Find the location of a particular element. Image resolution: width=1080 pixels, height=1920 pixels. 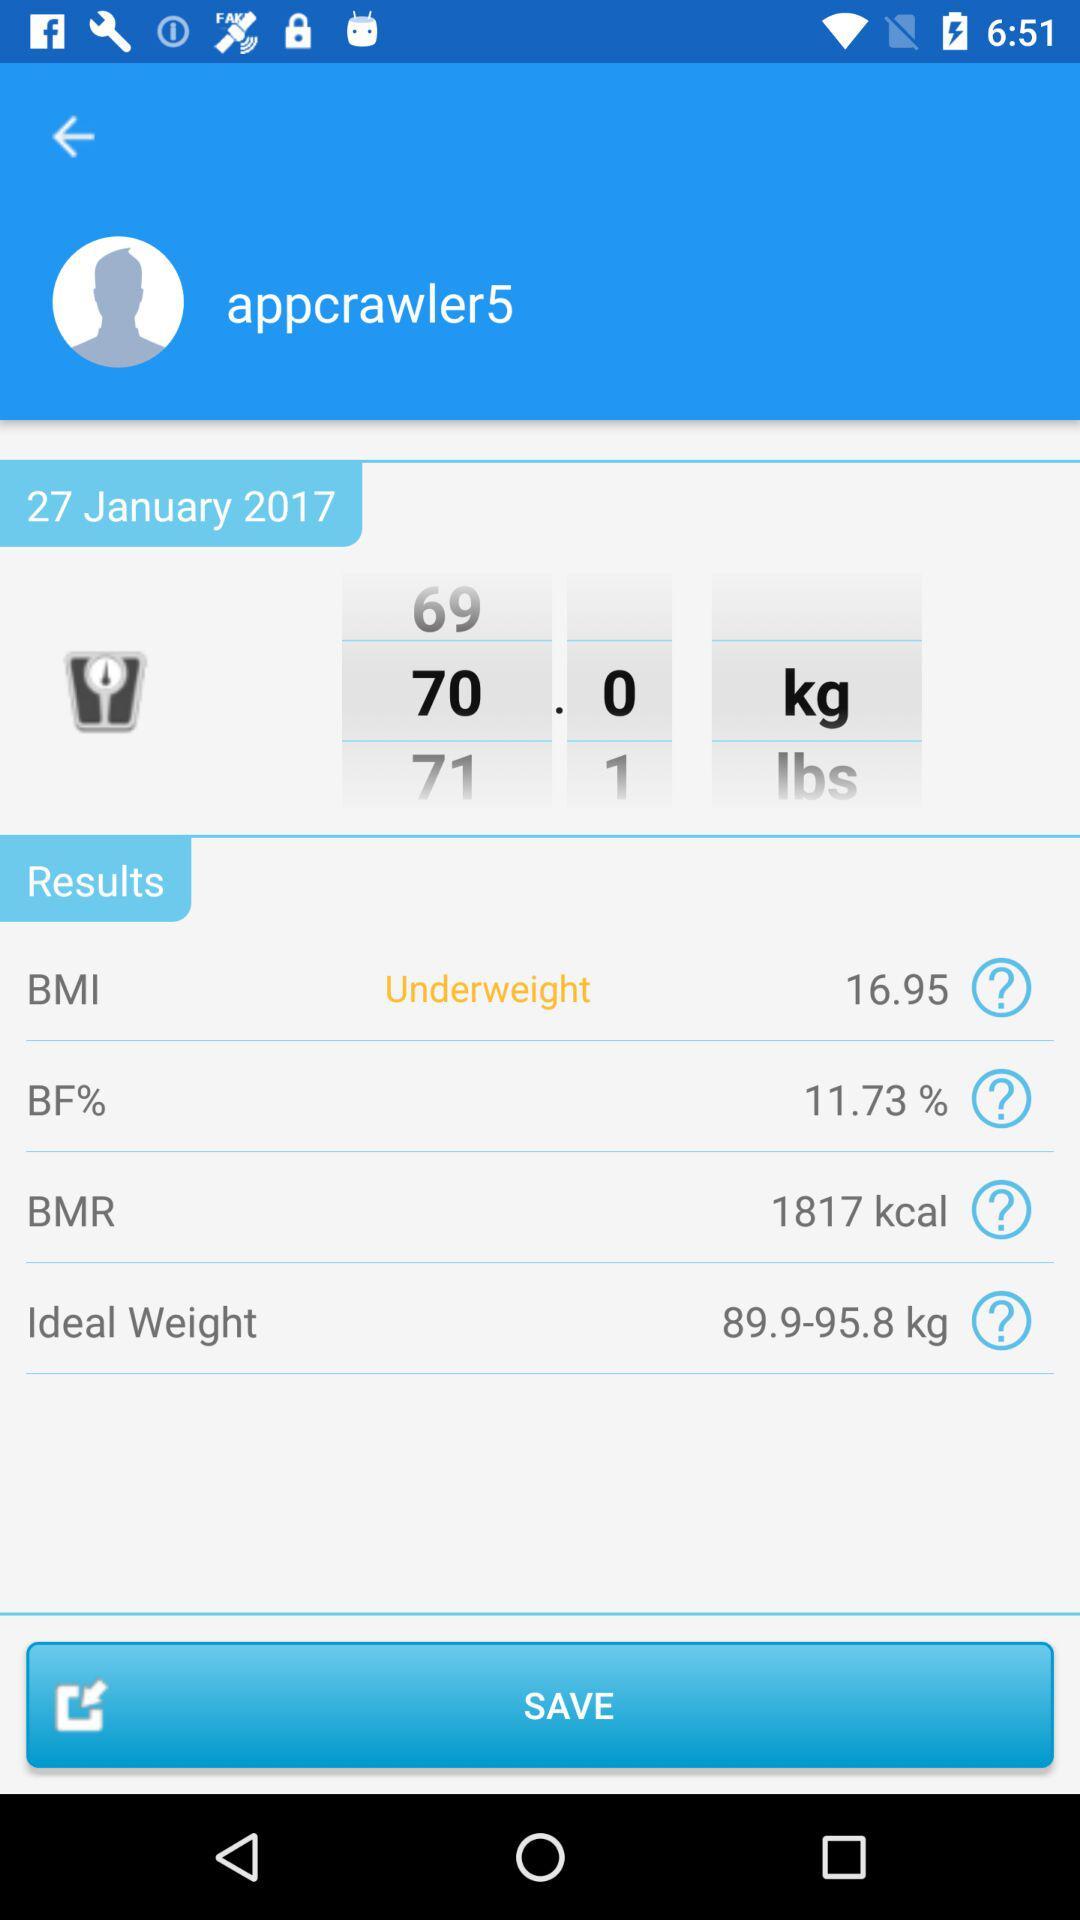

the sliders icon is located at coordinates (104, 690).